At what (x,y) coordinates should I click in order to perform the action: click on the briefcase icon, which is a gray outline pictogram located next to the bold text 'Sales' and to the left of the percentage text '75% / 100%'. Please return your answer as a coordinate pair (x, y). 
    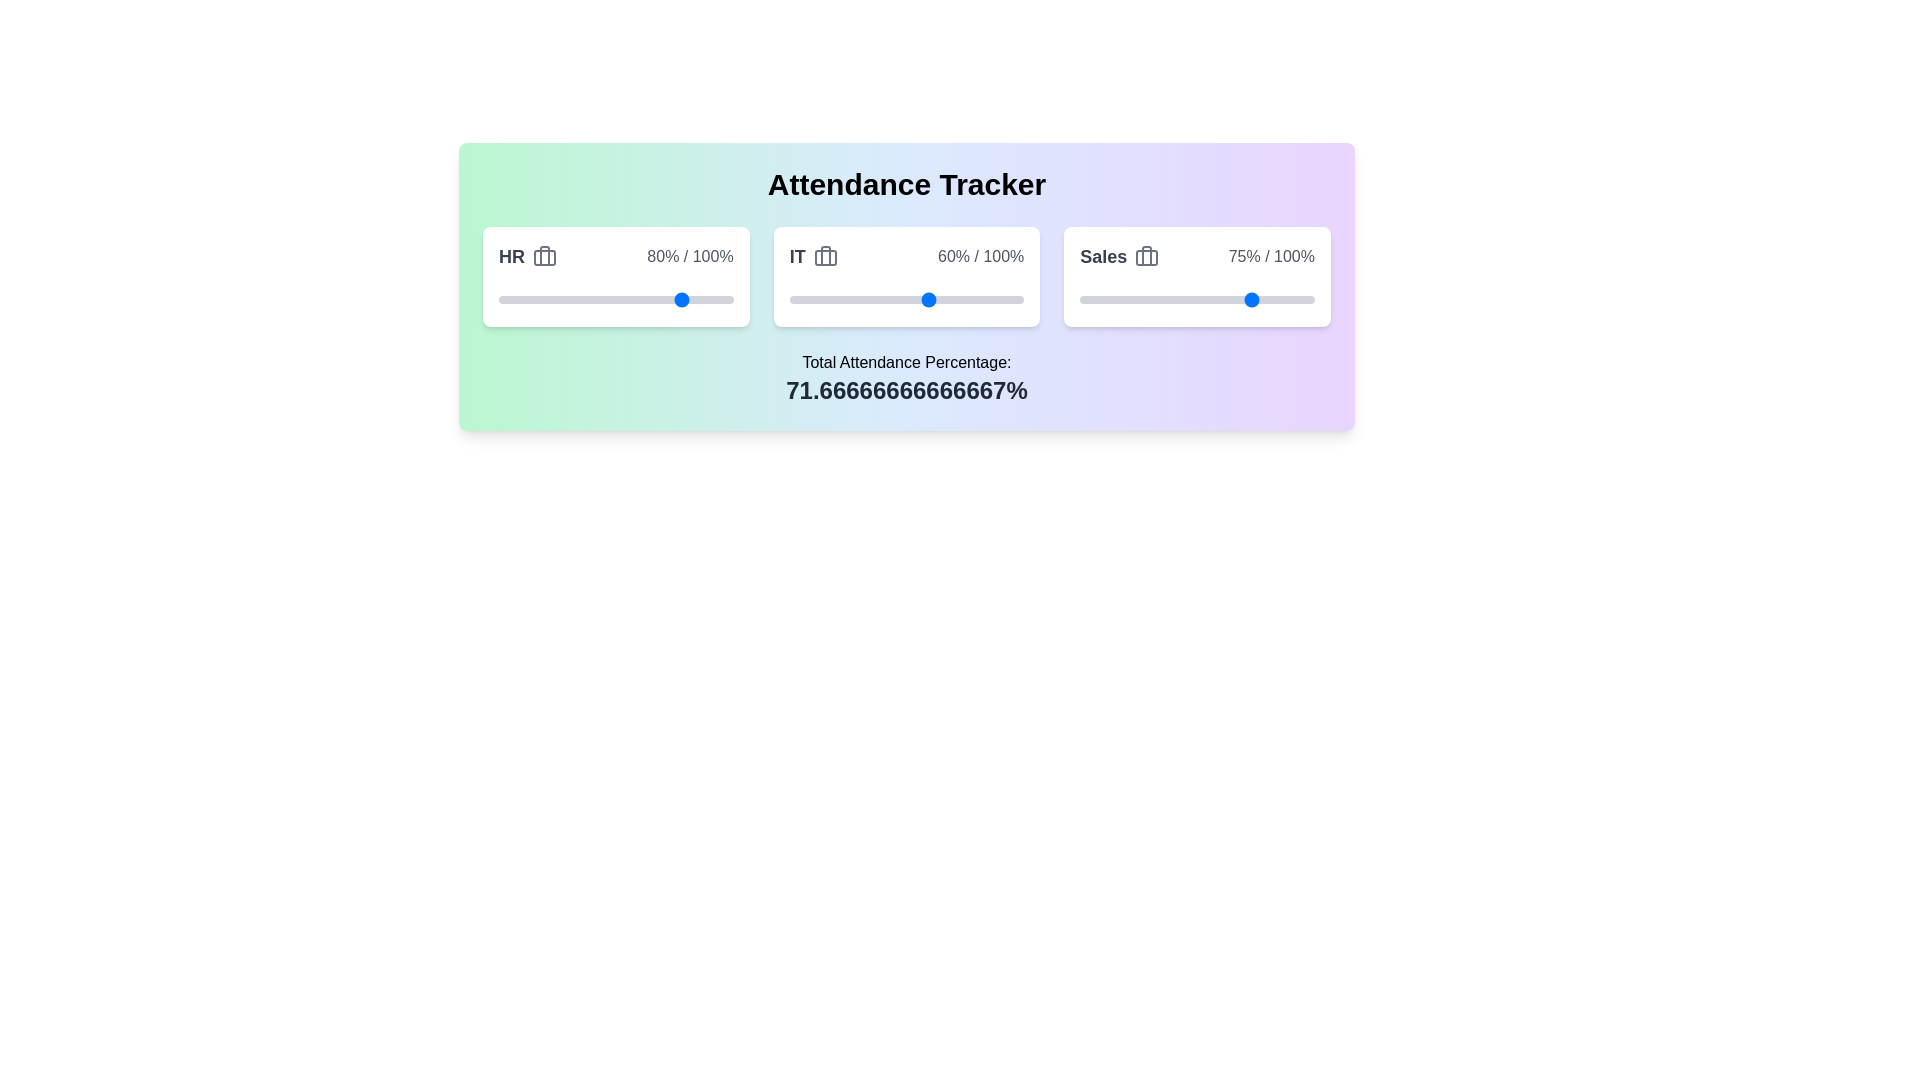
    Looking at the image, I should click on (1147, 256).